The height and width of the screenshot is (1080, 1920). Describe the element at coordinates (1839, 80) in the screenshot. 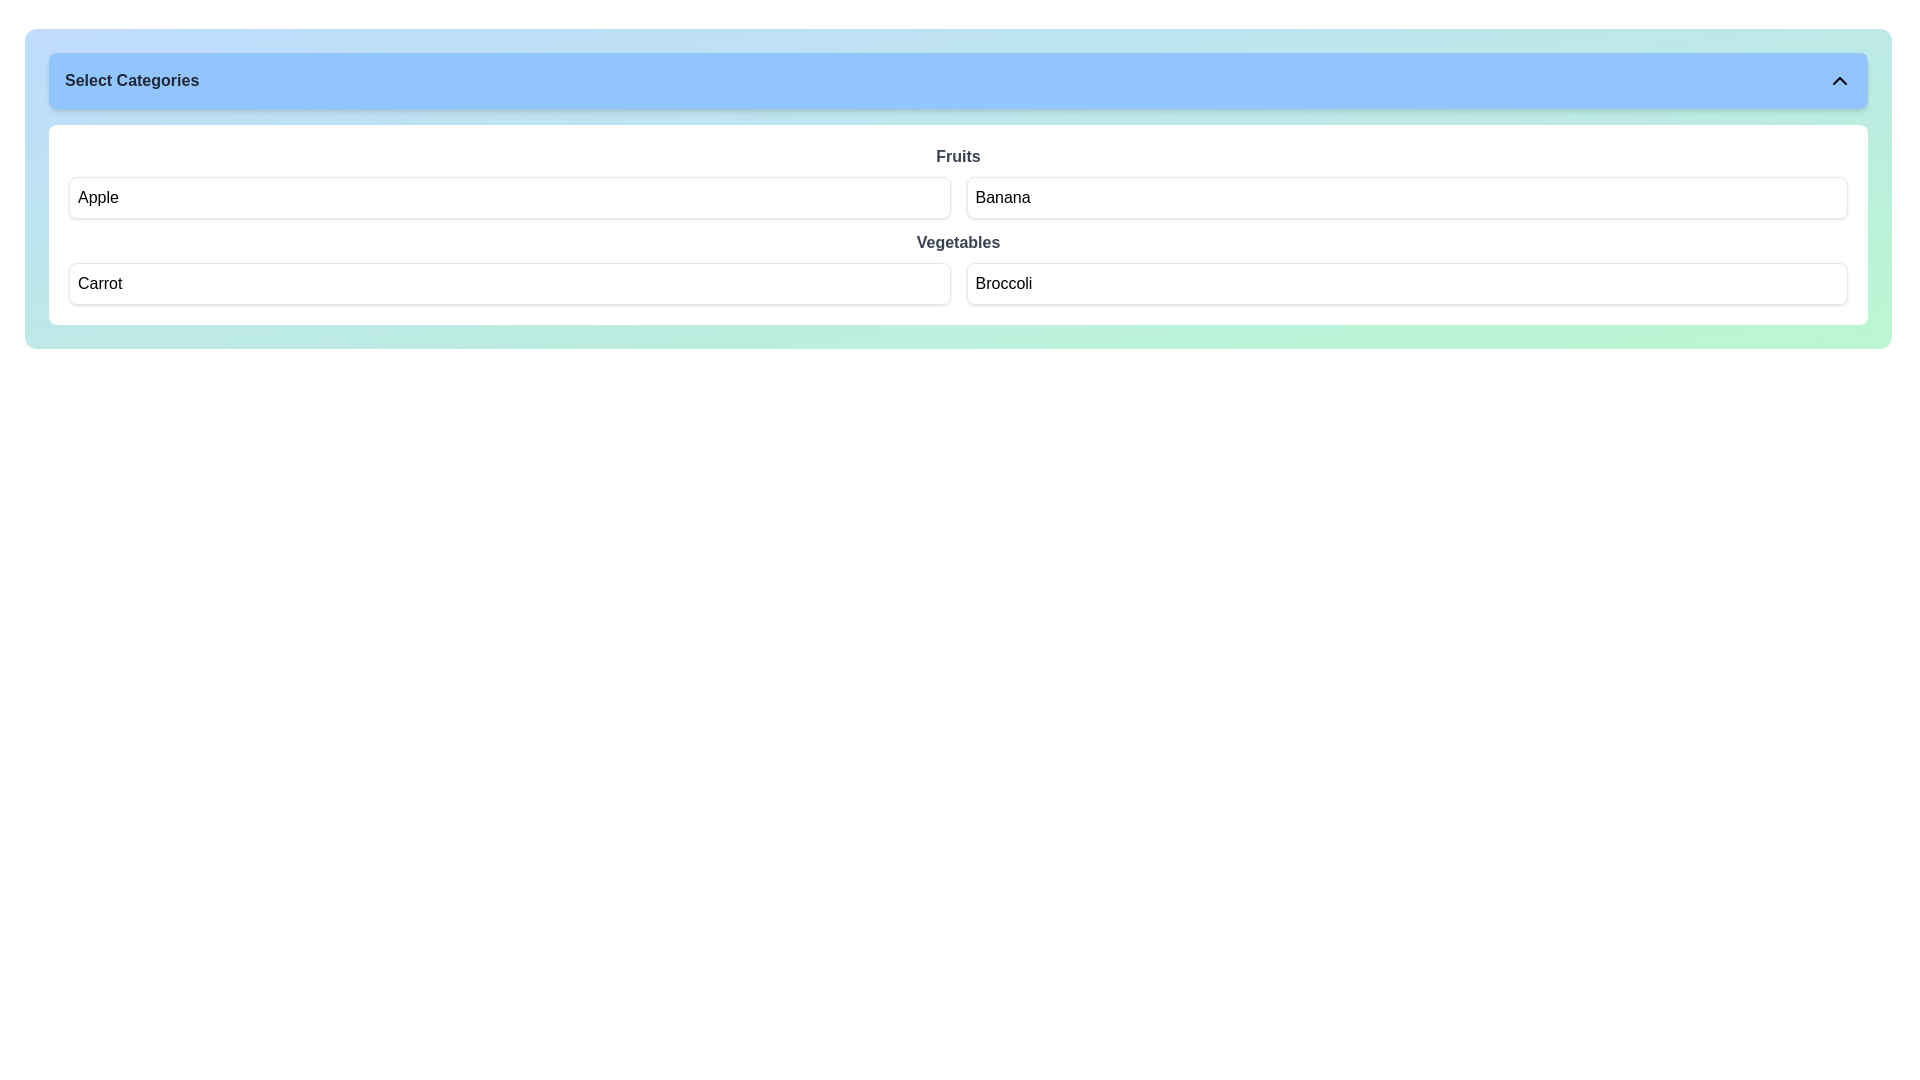

I see `the black upward-pointing chevron icon button located on the light blue 'Select Categories' bar` at that location.